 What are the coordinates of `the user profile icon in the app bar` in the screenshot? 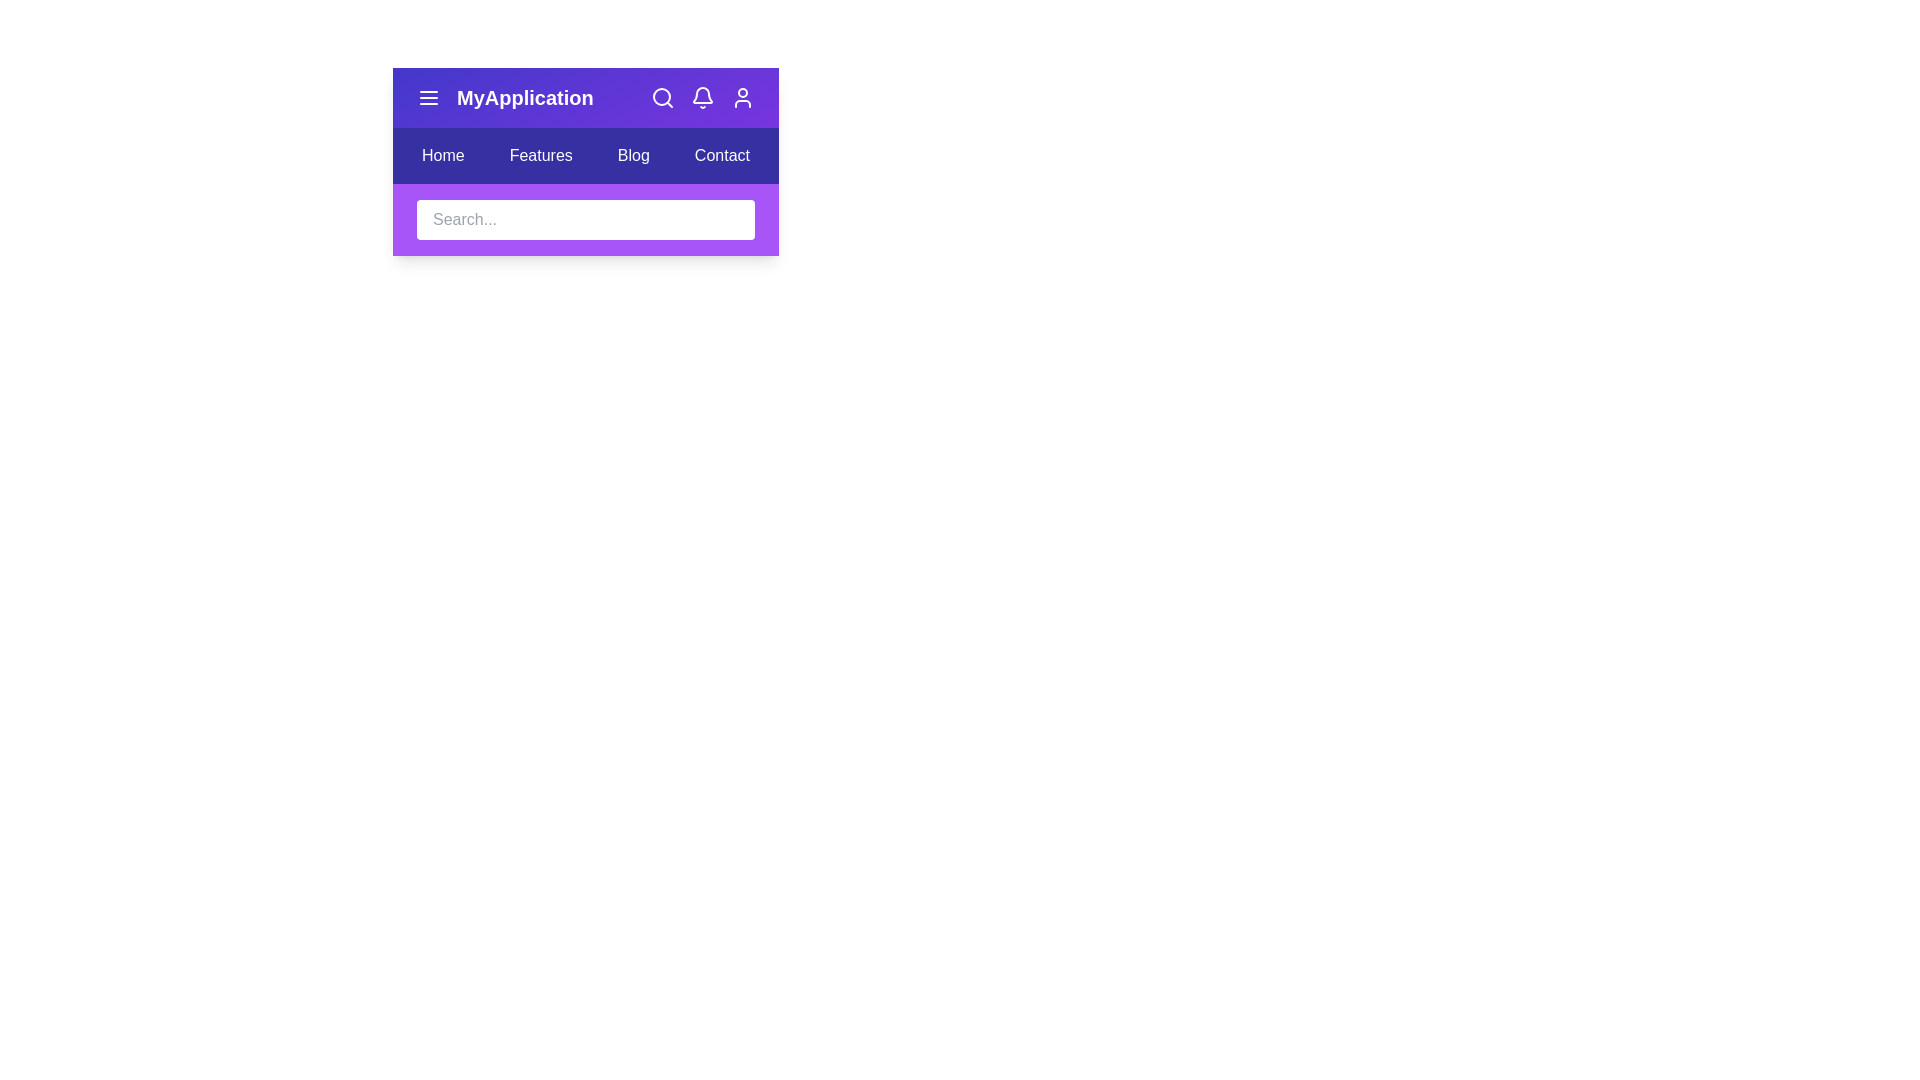 It's located at (742, 97).